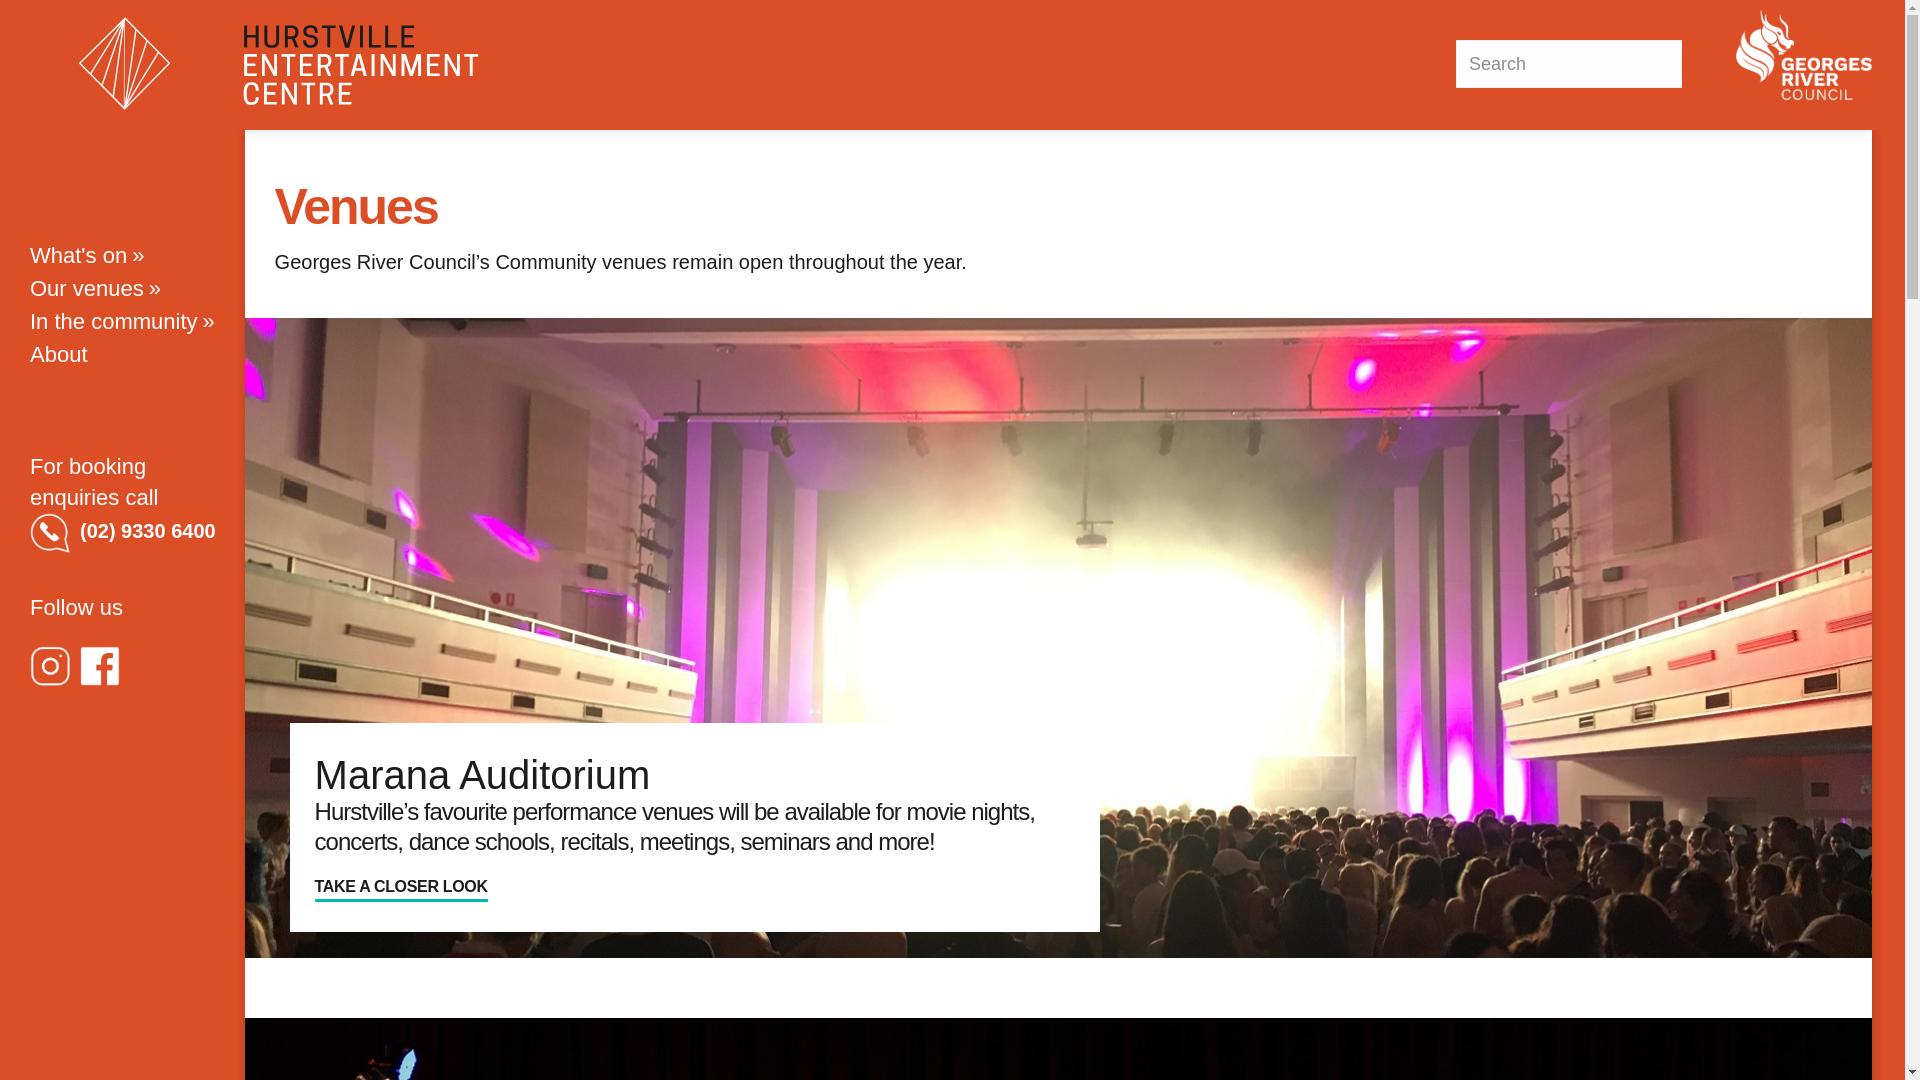 Image resolution: width=1920 pixels, height=1080 pixels. I want to click on 'About', so click(29, 353).